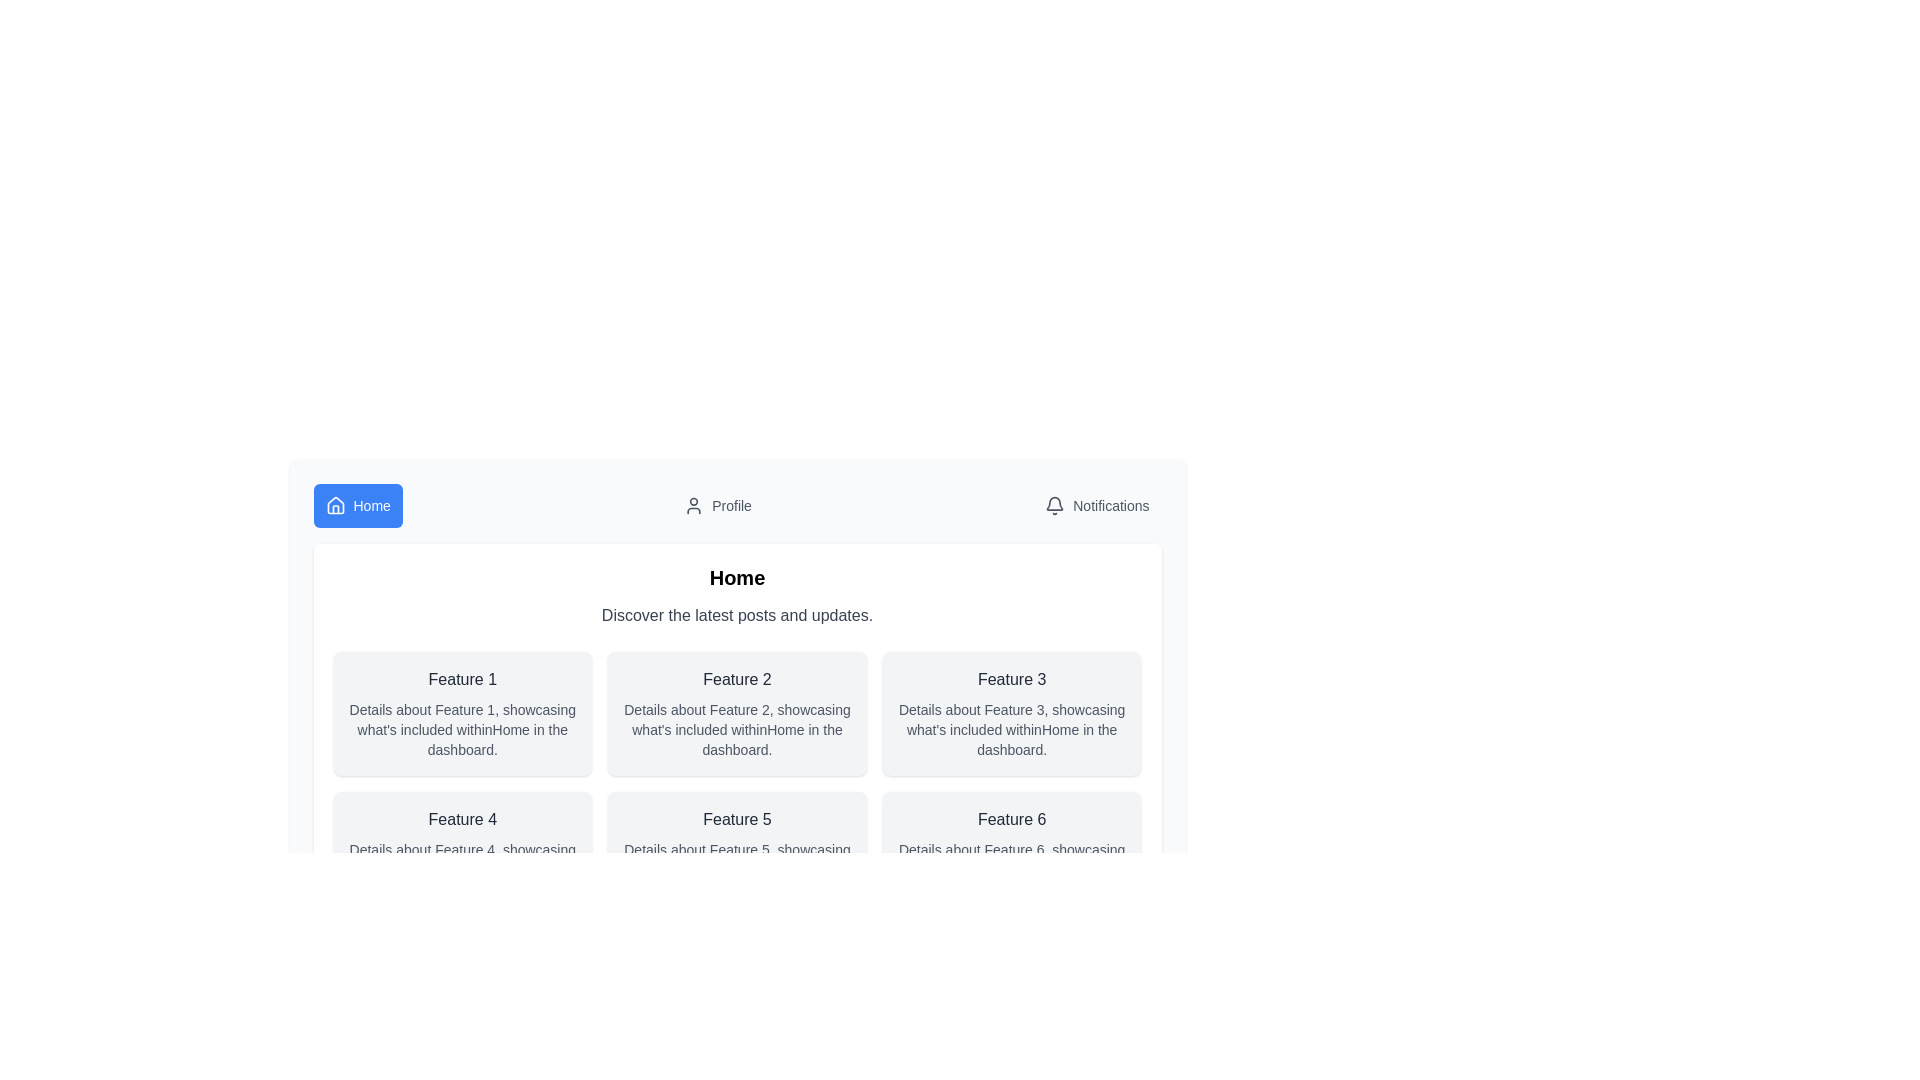 This screenshot has height=1080, width=1920. What do you see at coordinates (461, 853) in the screenshot?
I see `the content of the informational card titled 'Feature 4', which has a light gray background and is located in the second row of the grid layout` at bounding box center [461, 853].